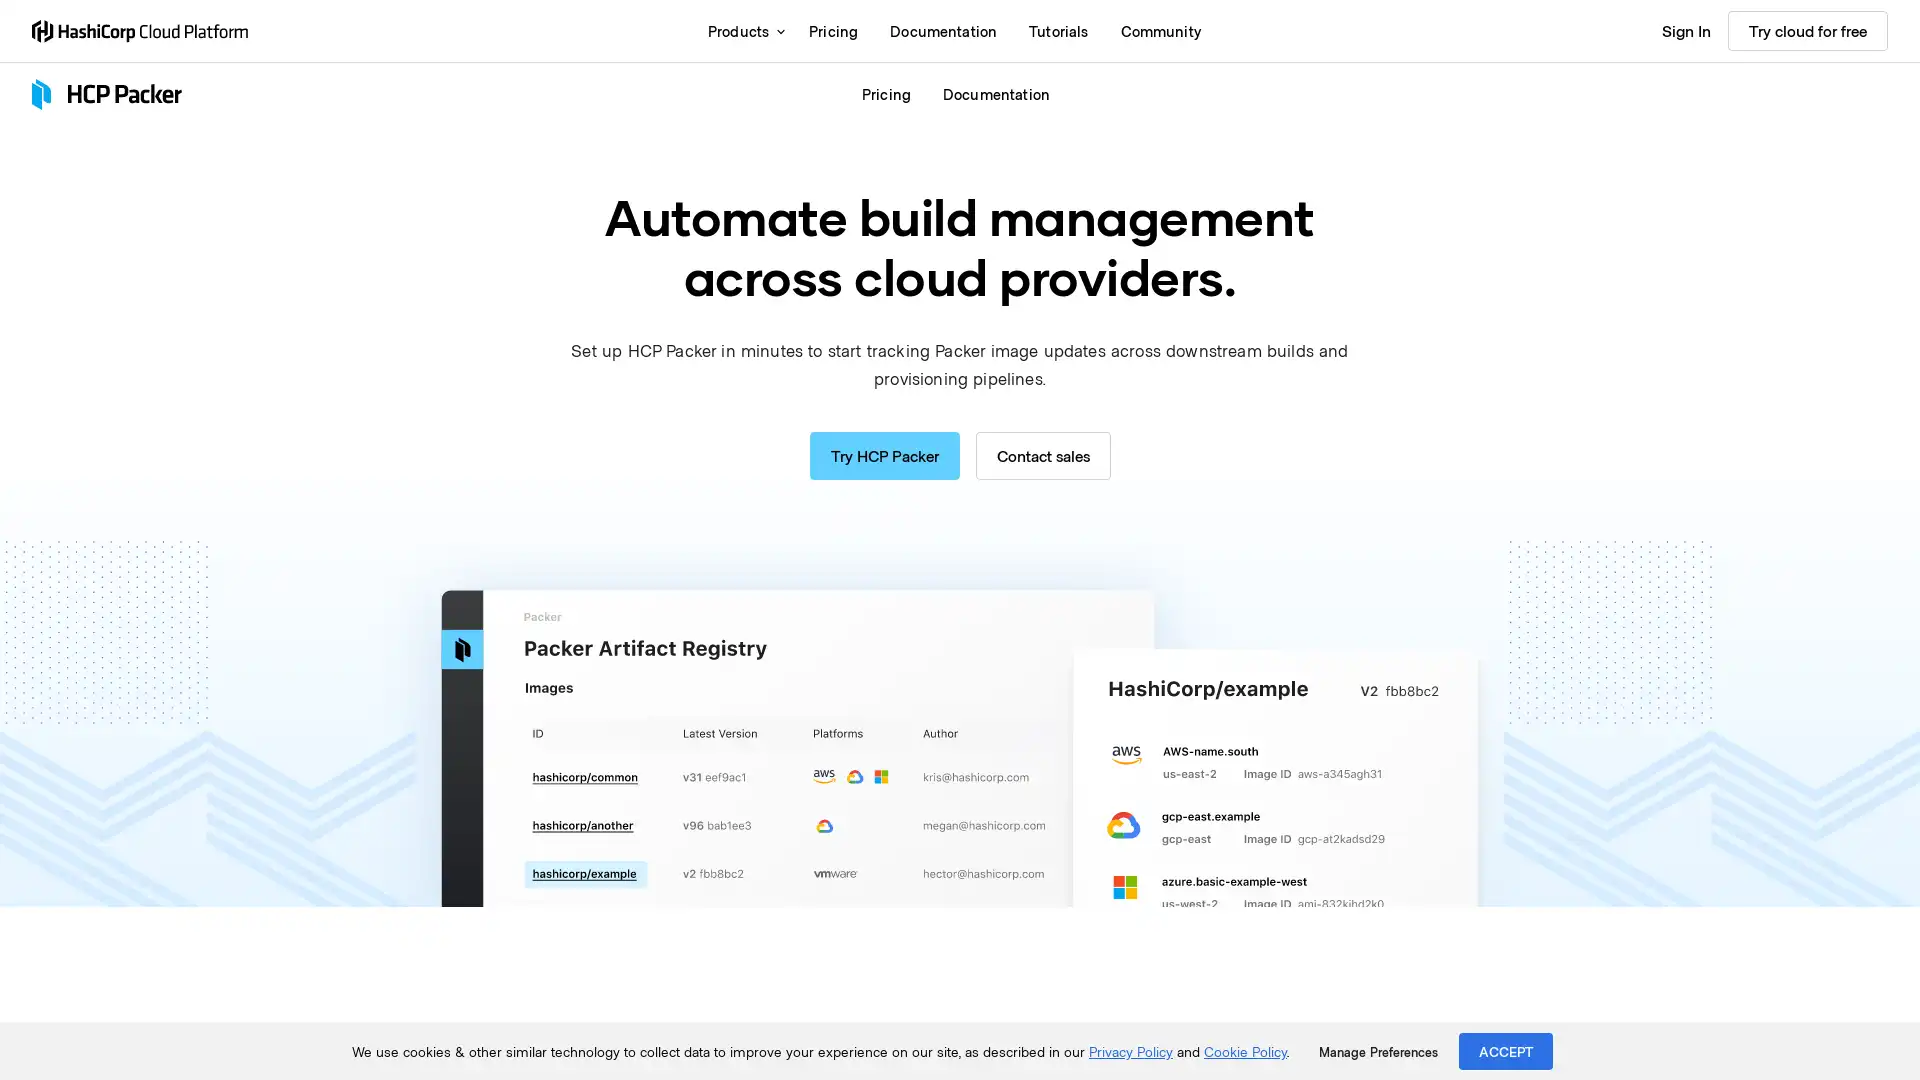 The image size is (1920, 1080). I want to click on ACCEPT, so click(1506, 1050).